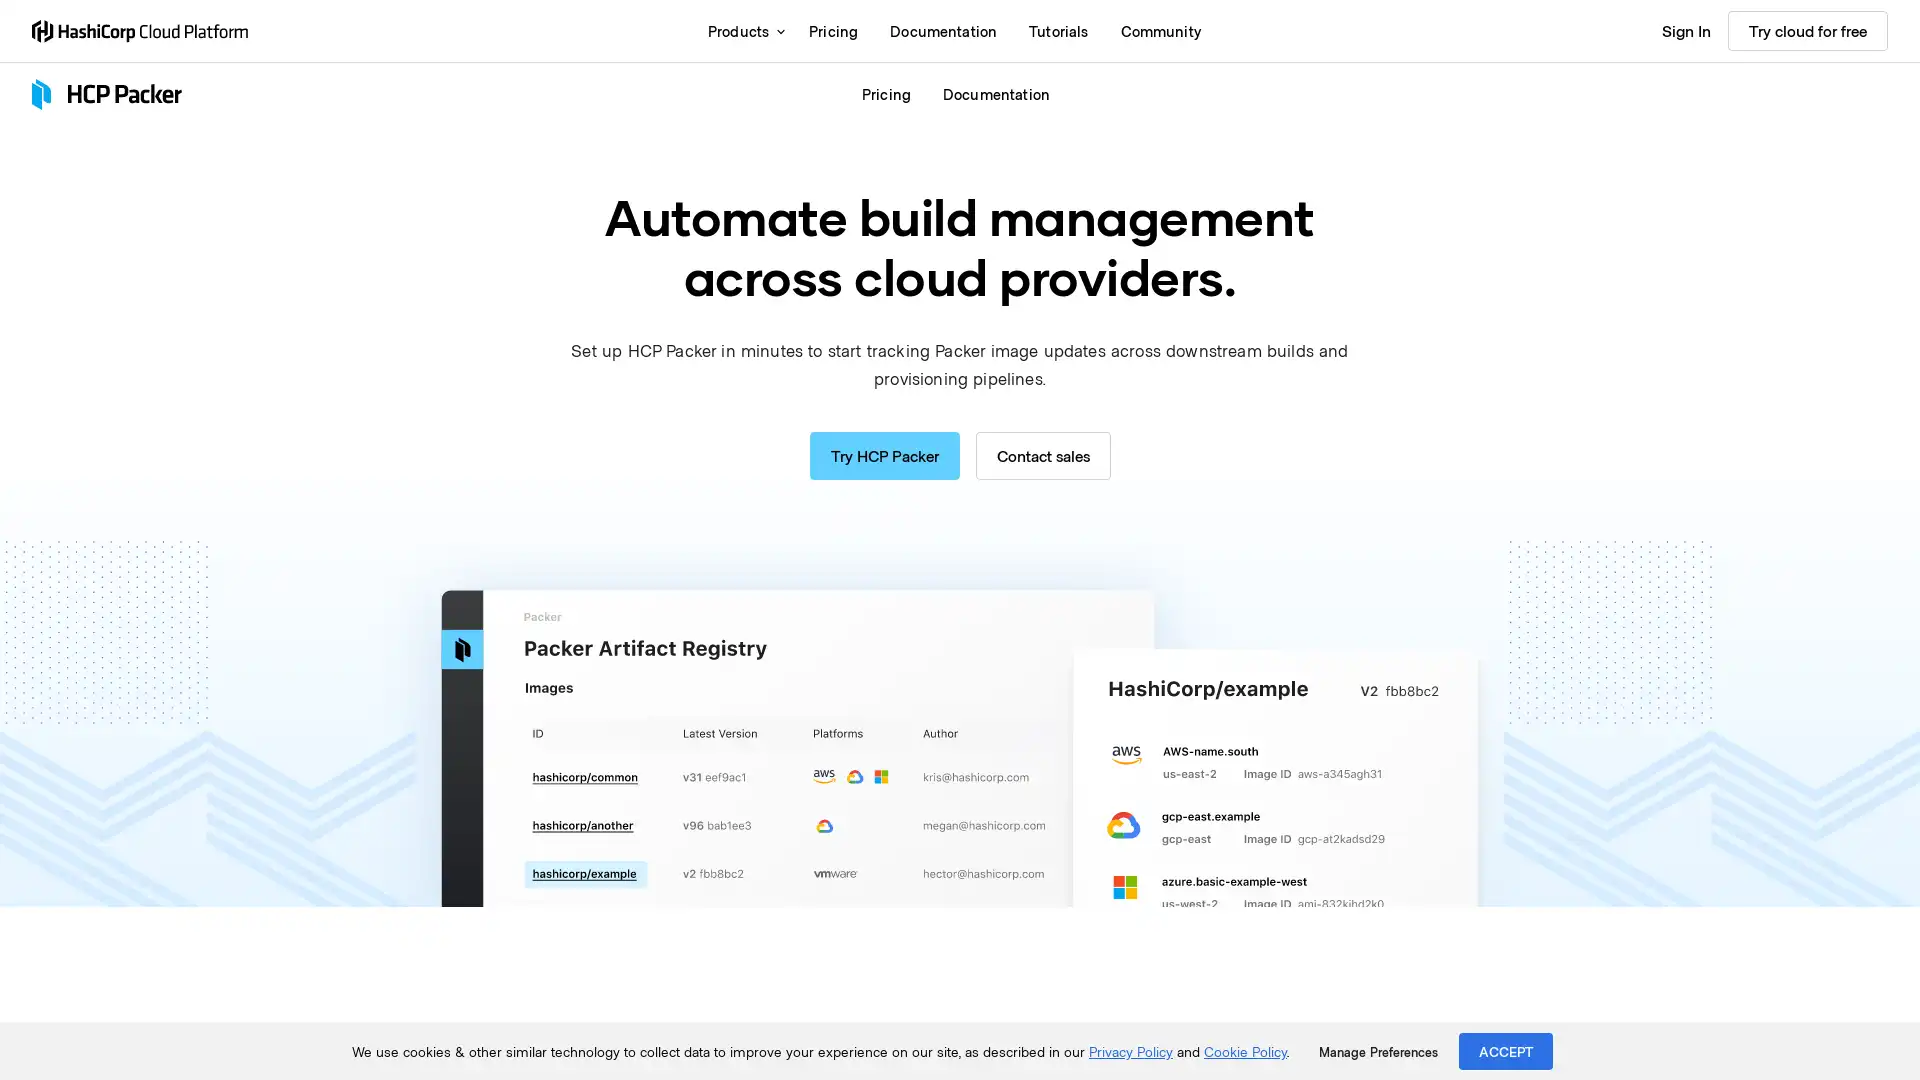 The image size is (1920, 1080). I want to click on ACCEPT, so click(1506, 1050).